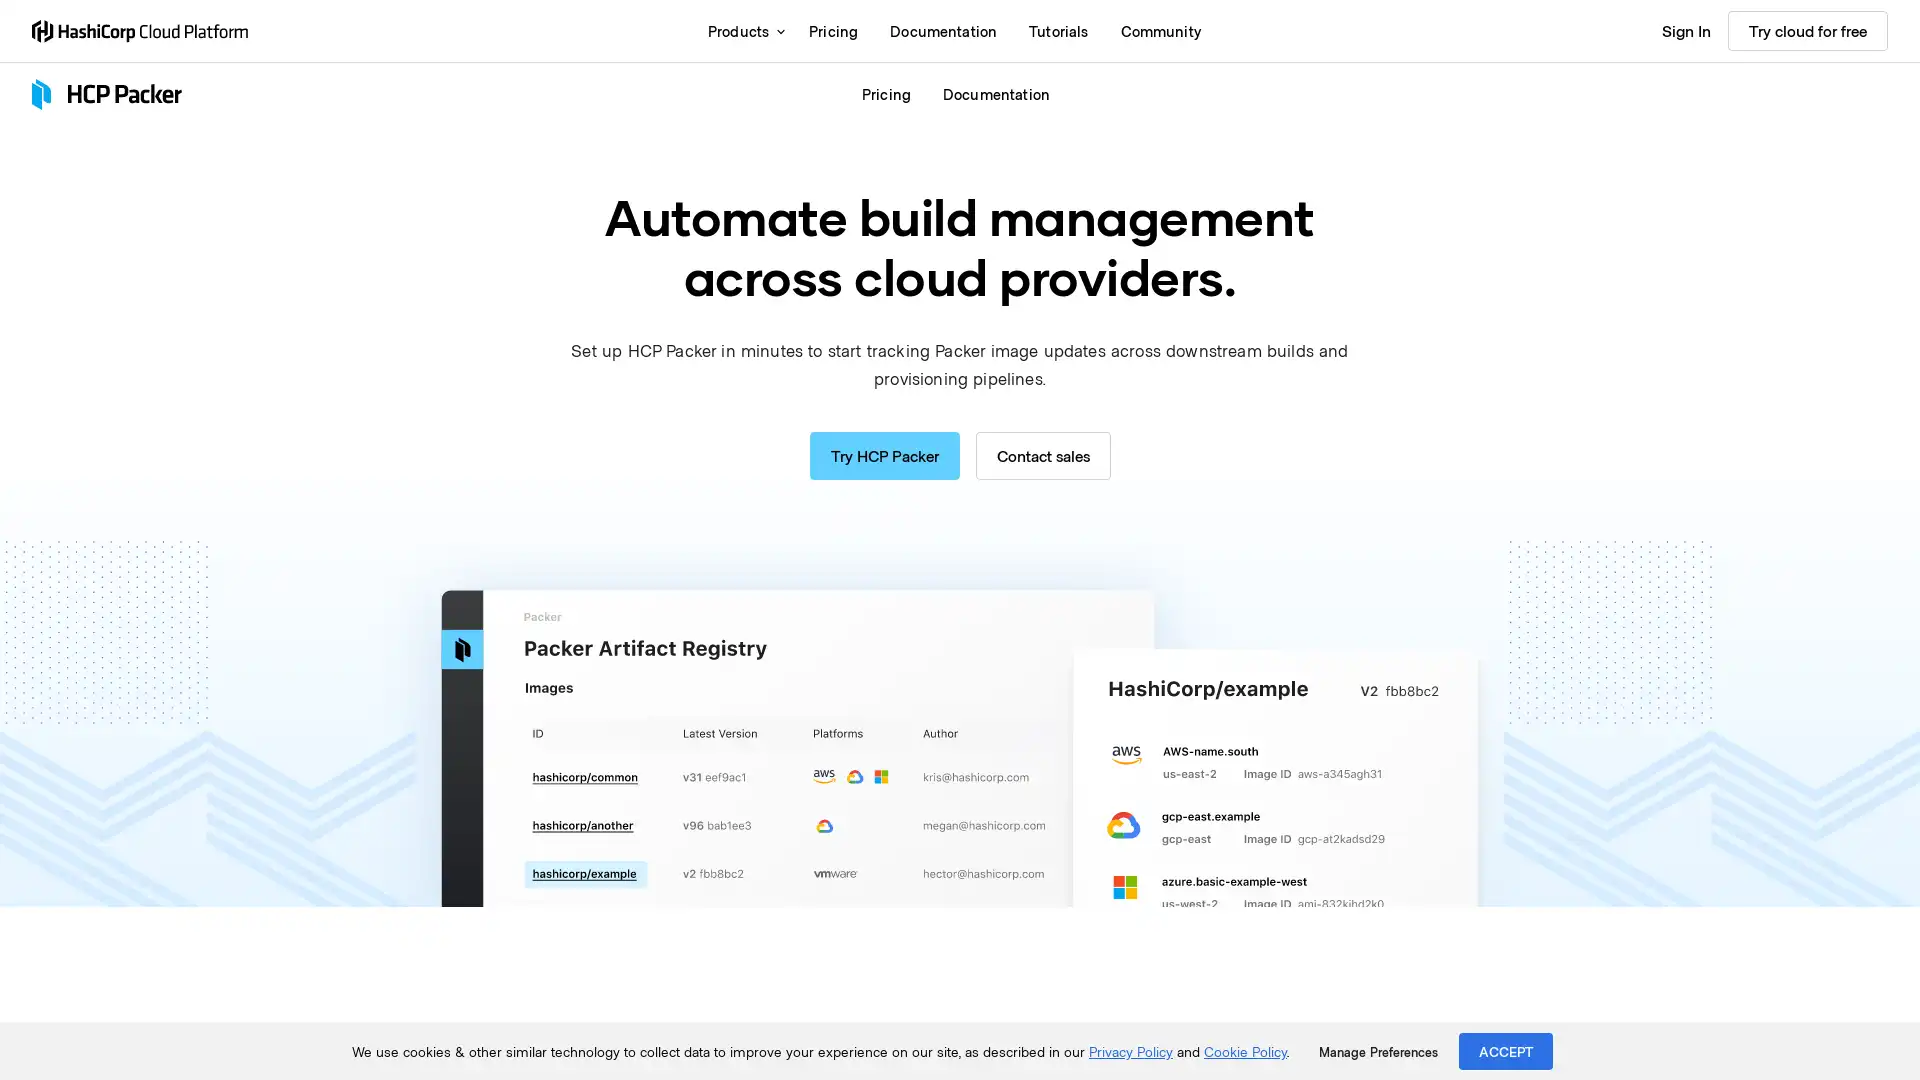 The image size is (1920, 1080). I want to click on ACCEPT, so click(1506, 1050).